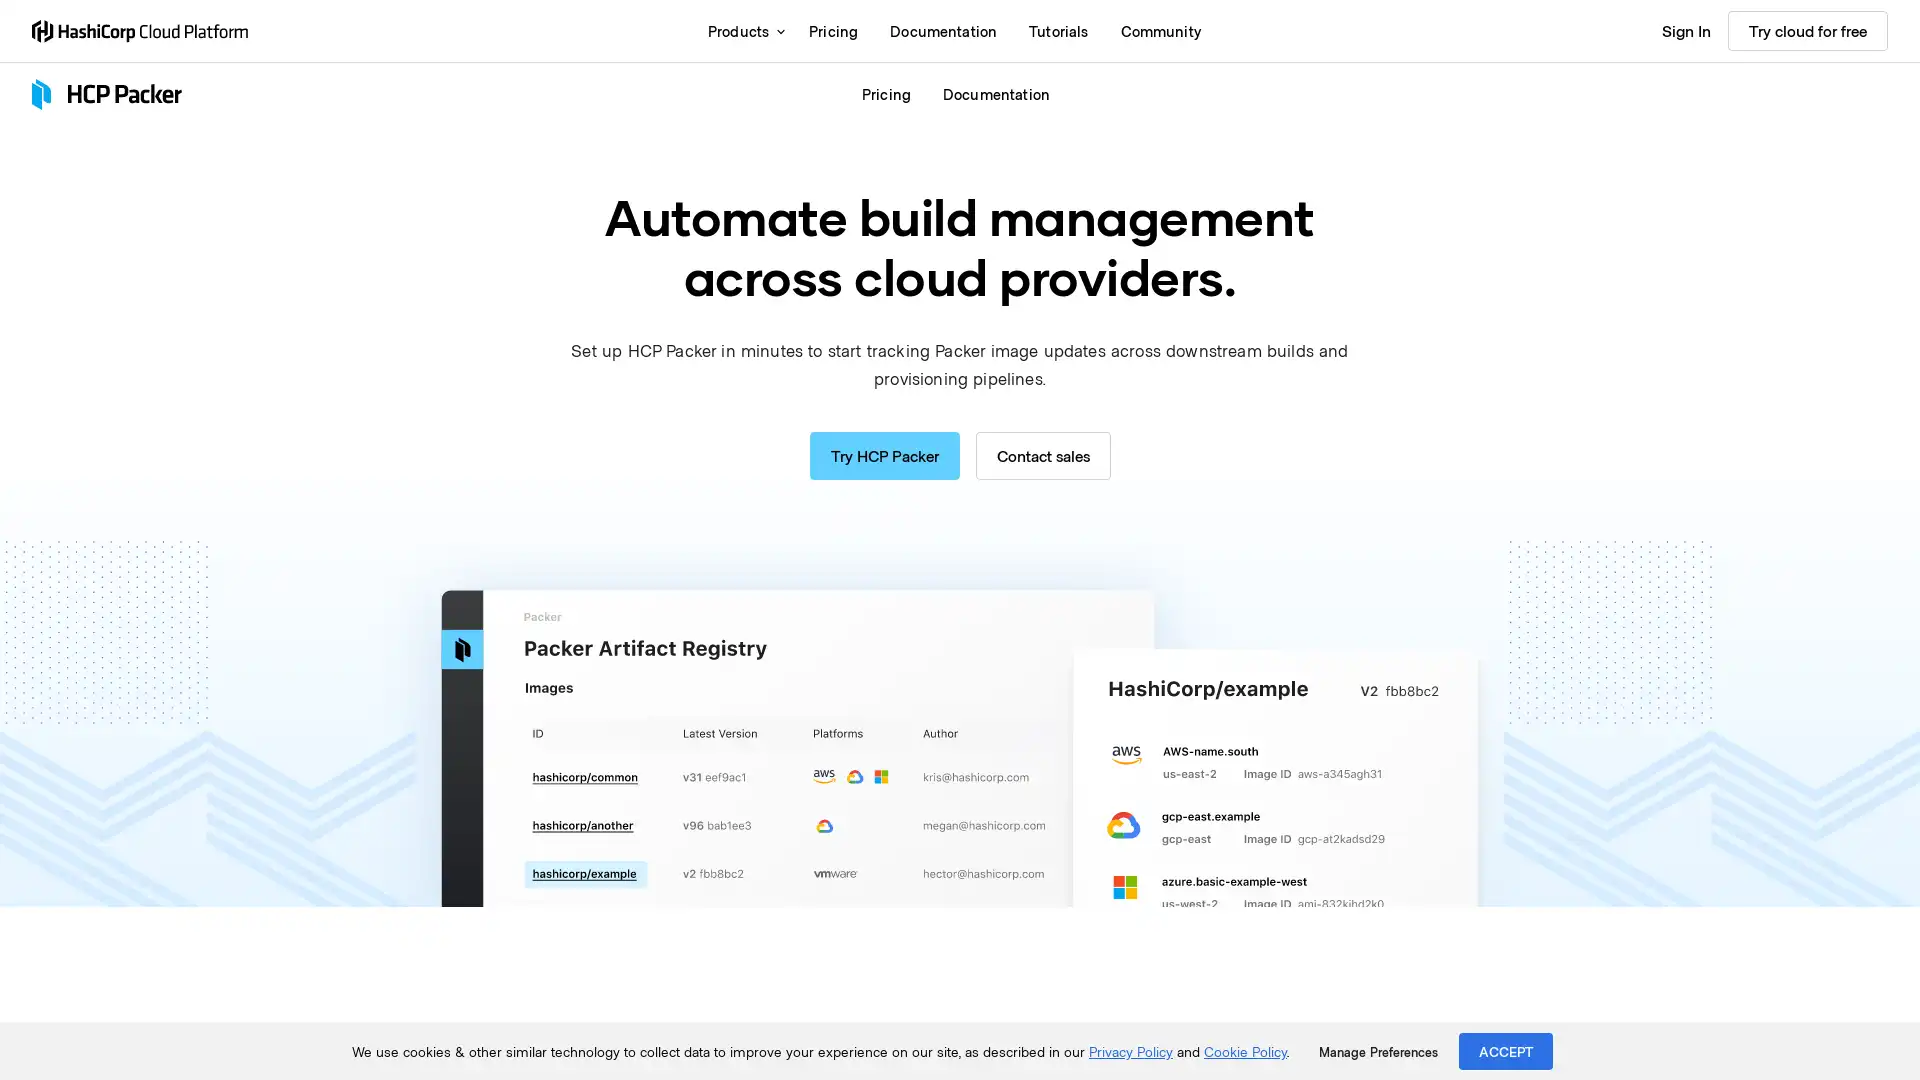 The image size is (1920, 1080). I want to click on ACCEPT, so click(1506, 1050).